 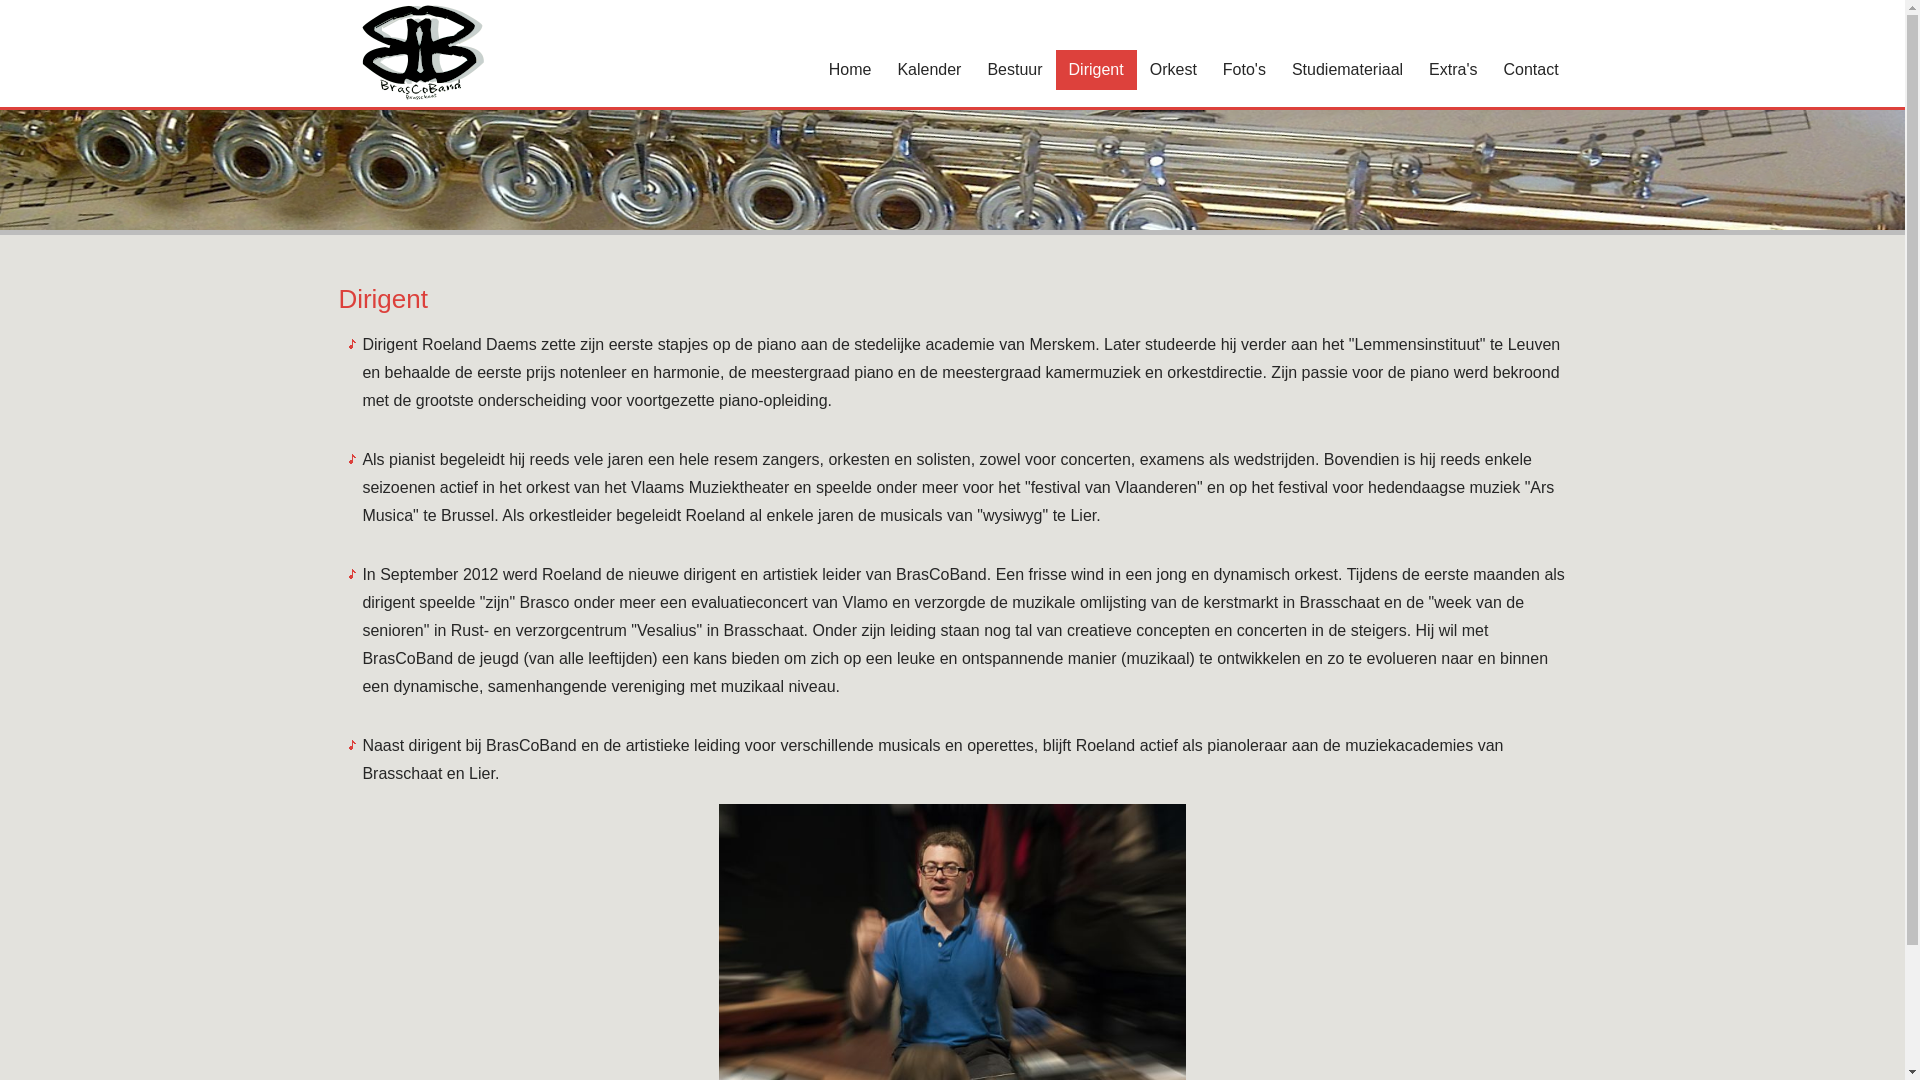 I want to click on 'Home', so click(x=816, y=68).